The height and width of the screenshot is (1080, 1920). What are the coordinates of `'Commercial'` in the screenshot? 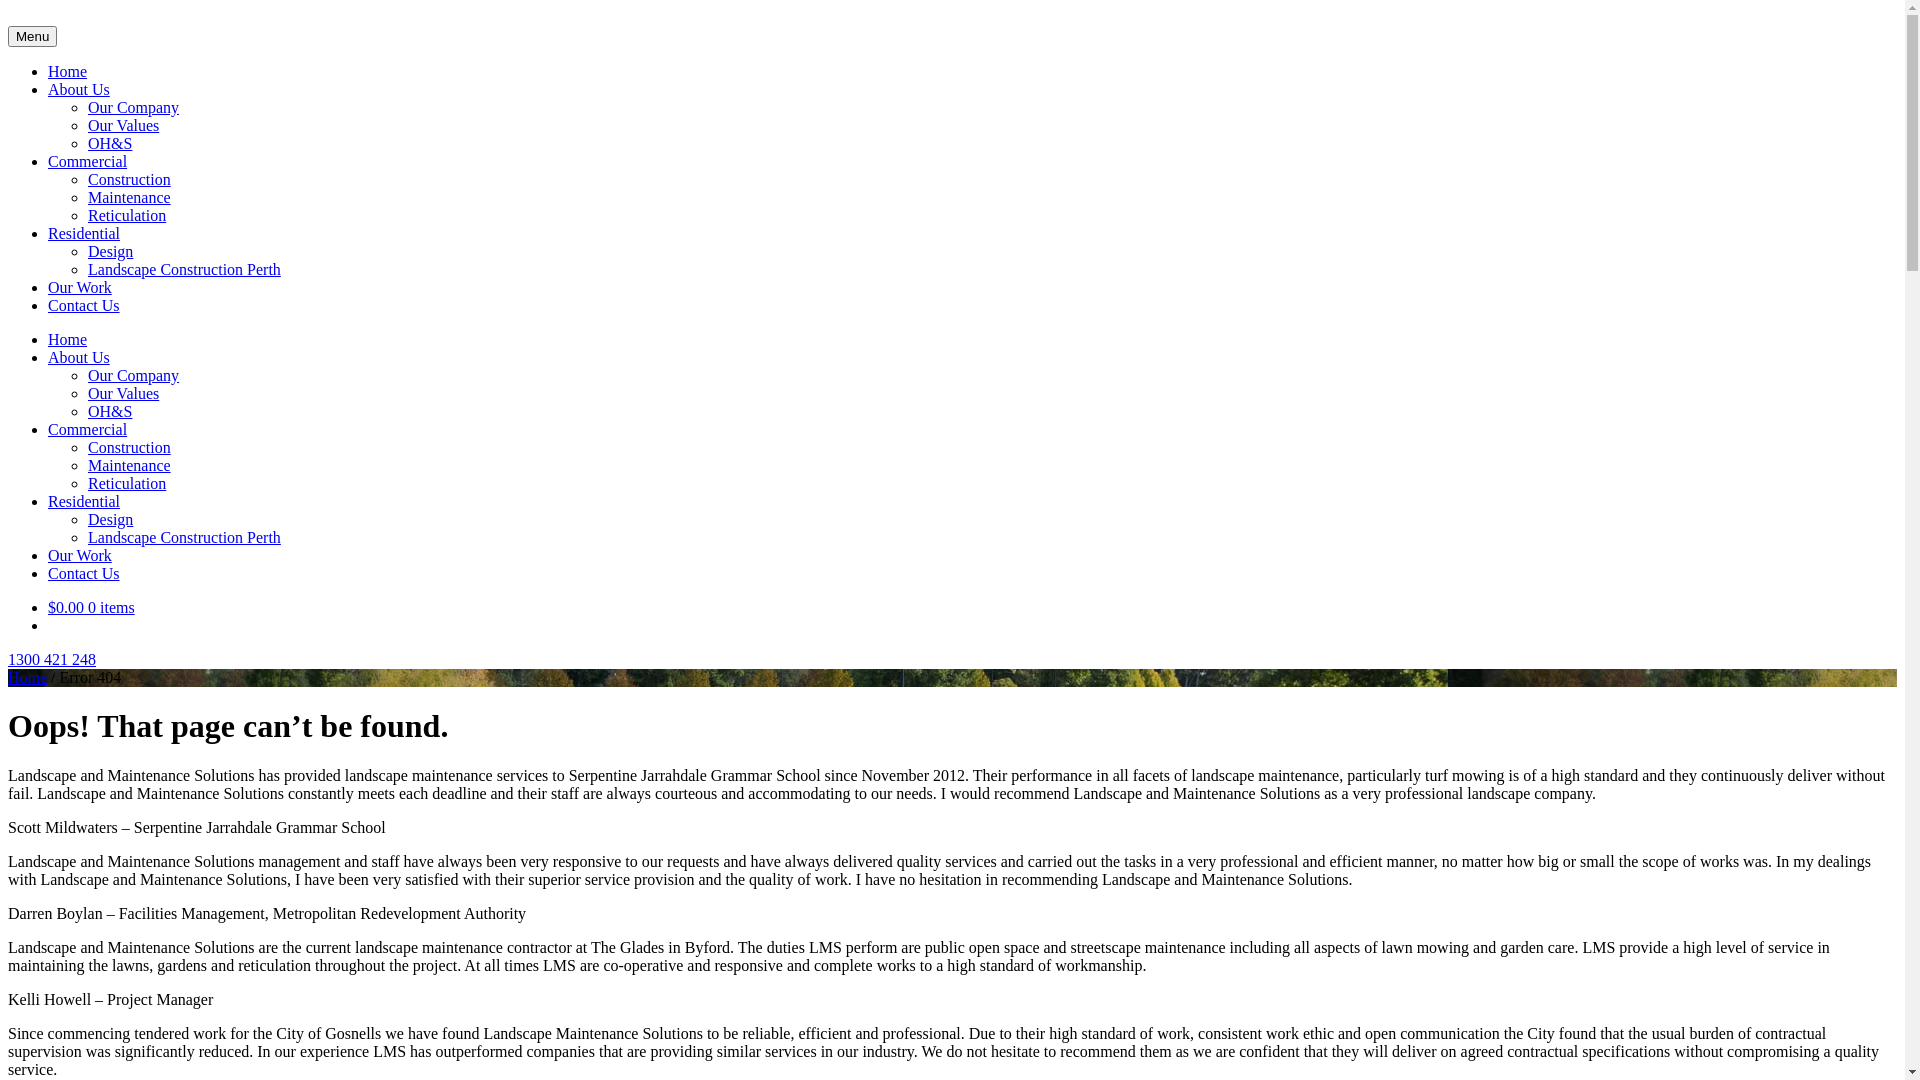 It's located at (86, 428).